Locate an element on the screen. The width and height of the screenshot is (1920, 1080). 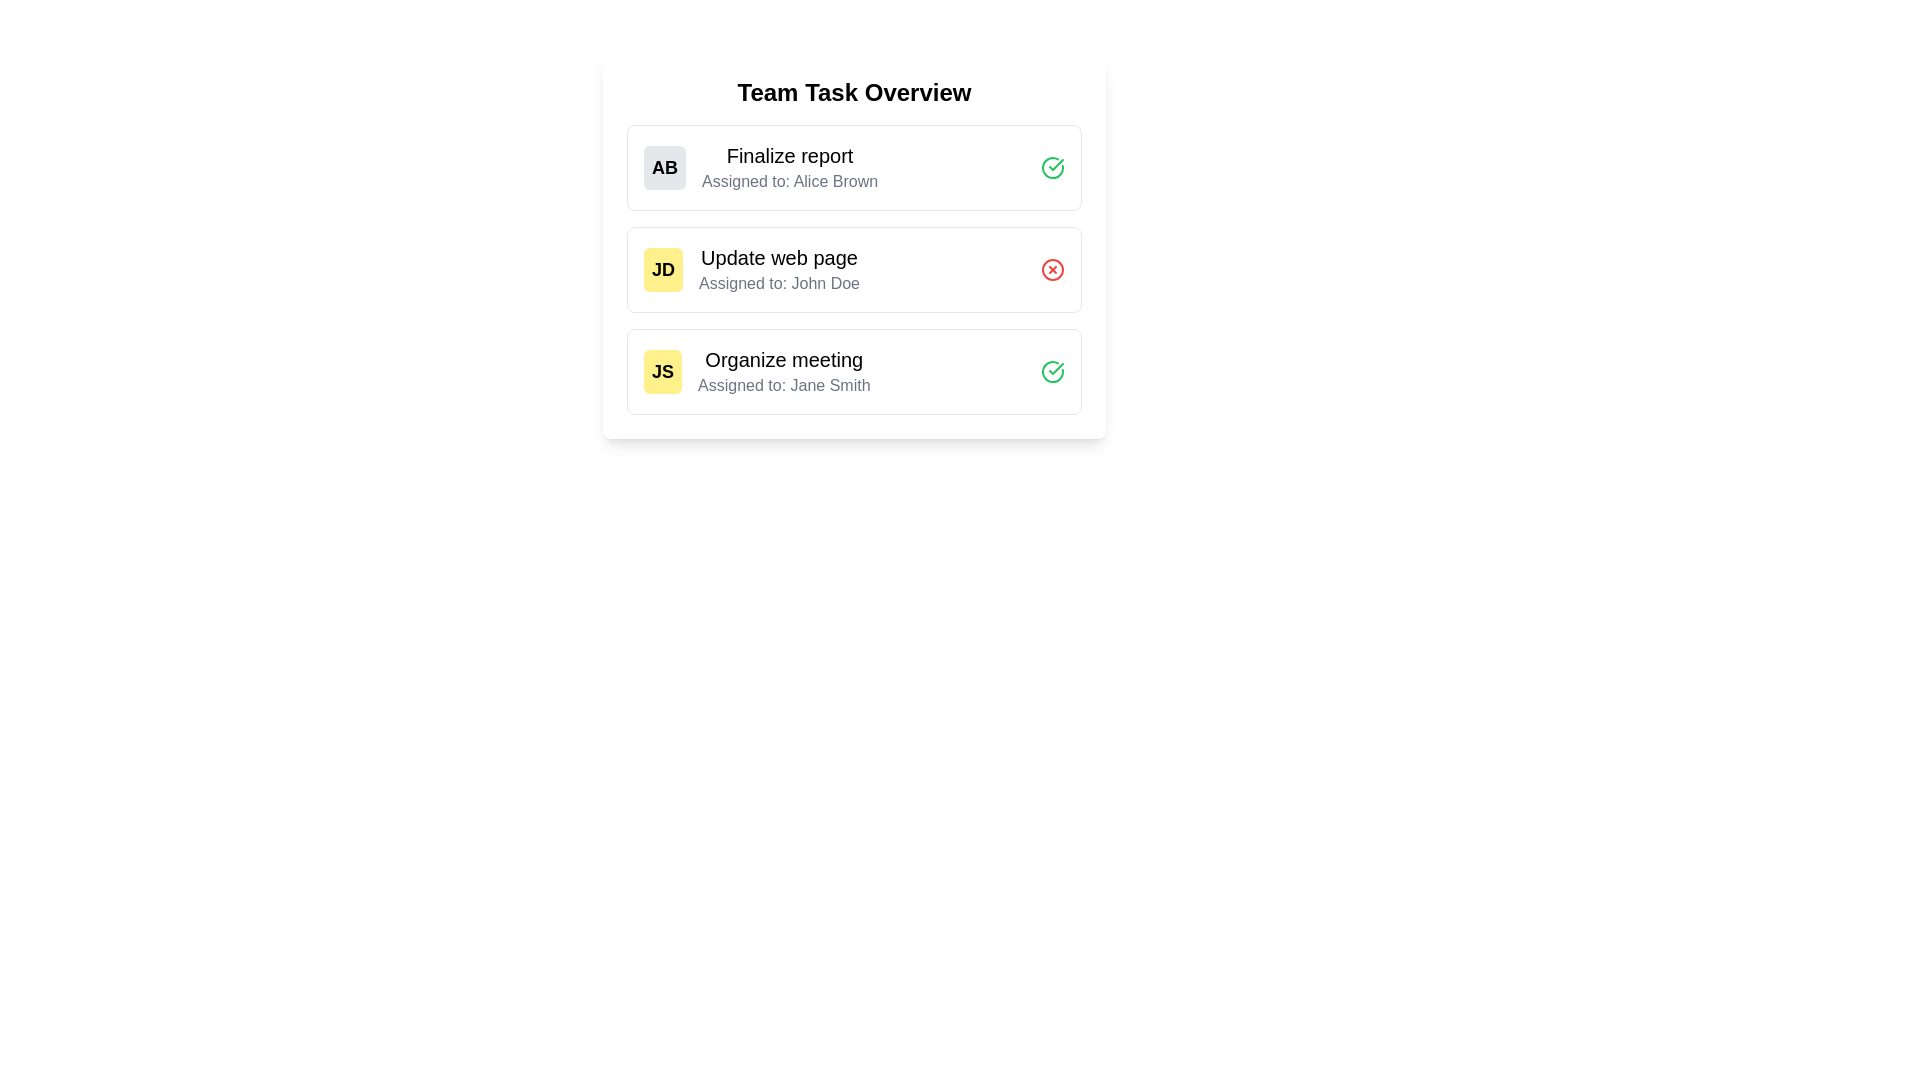
the text display that shows 'Organize meeting' and 'Assigned to: Jane Smith', located to the right of the yellow avatar icon labeled 'JS' in the third row of the task list is located at coordinates (783, 371).